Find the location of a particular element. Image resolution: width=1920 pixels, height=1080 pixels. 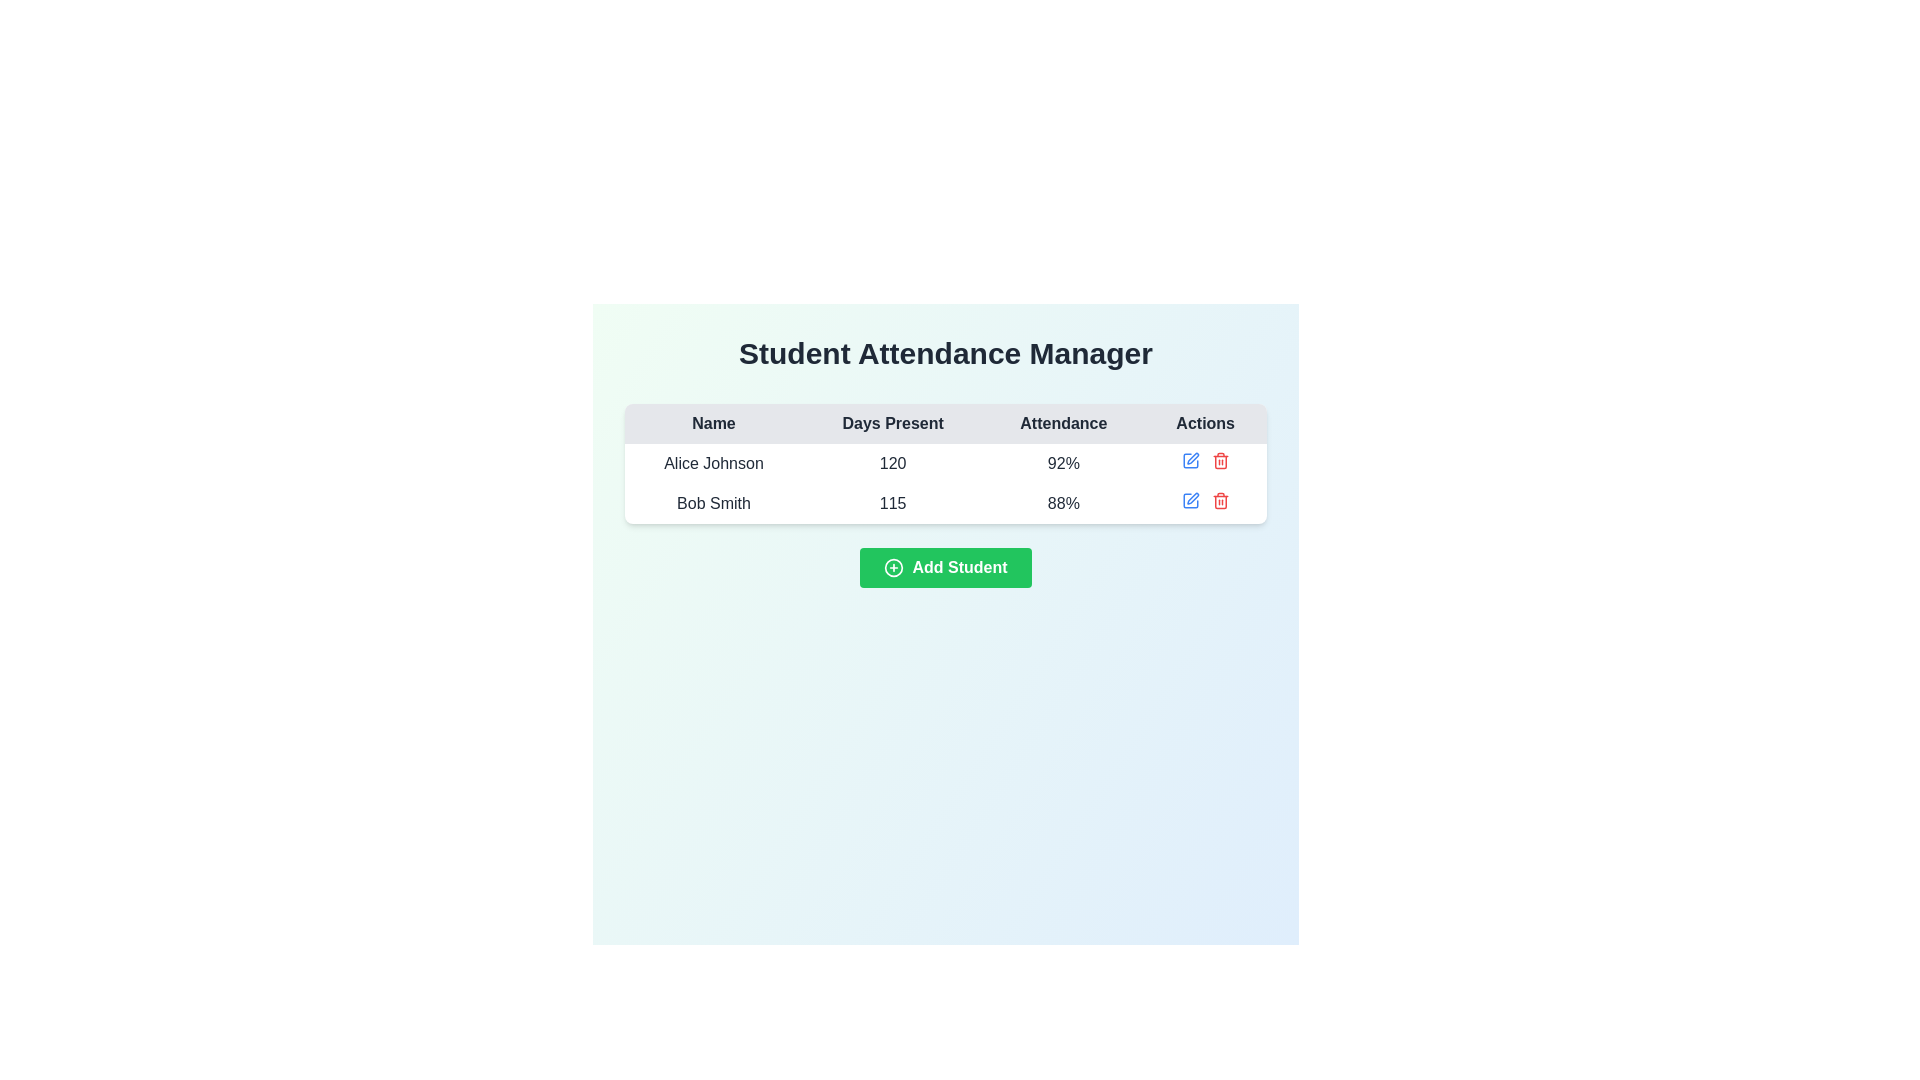

the edit button located is located at coordinates (1190, 500).